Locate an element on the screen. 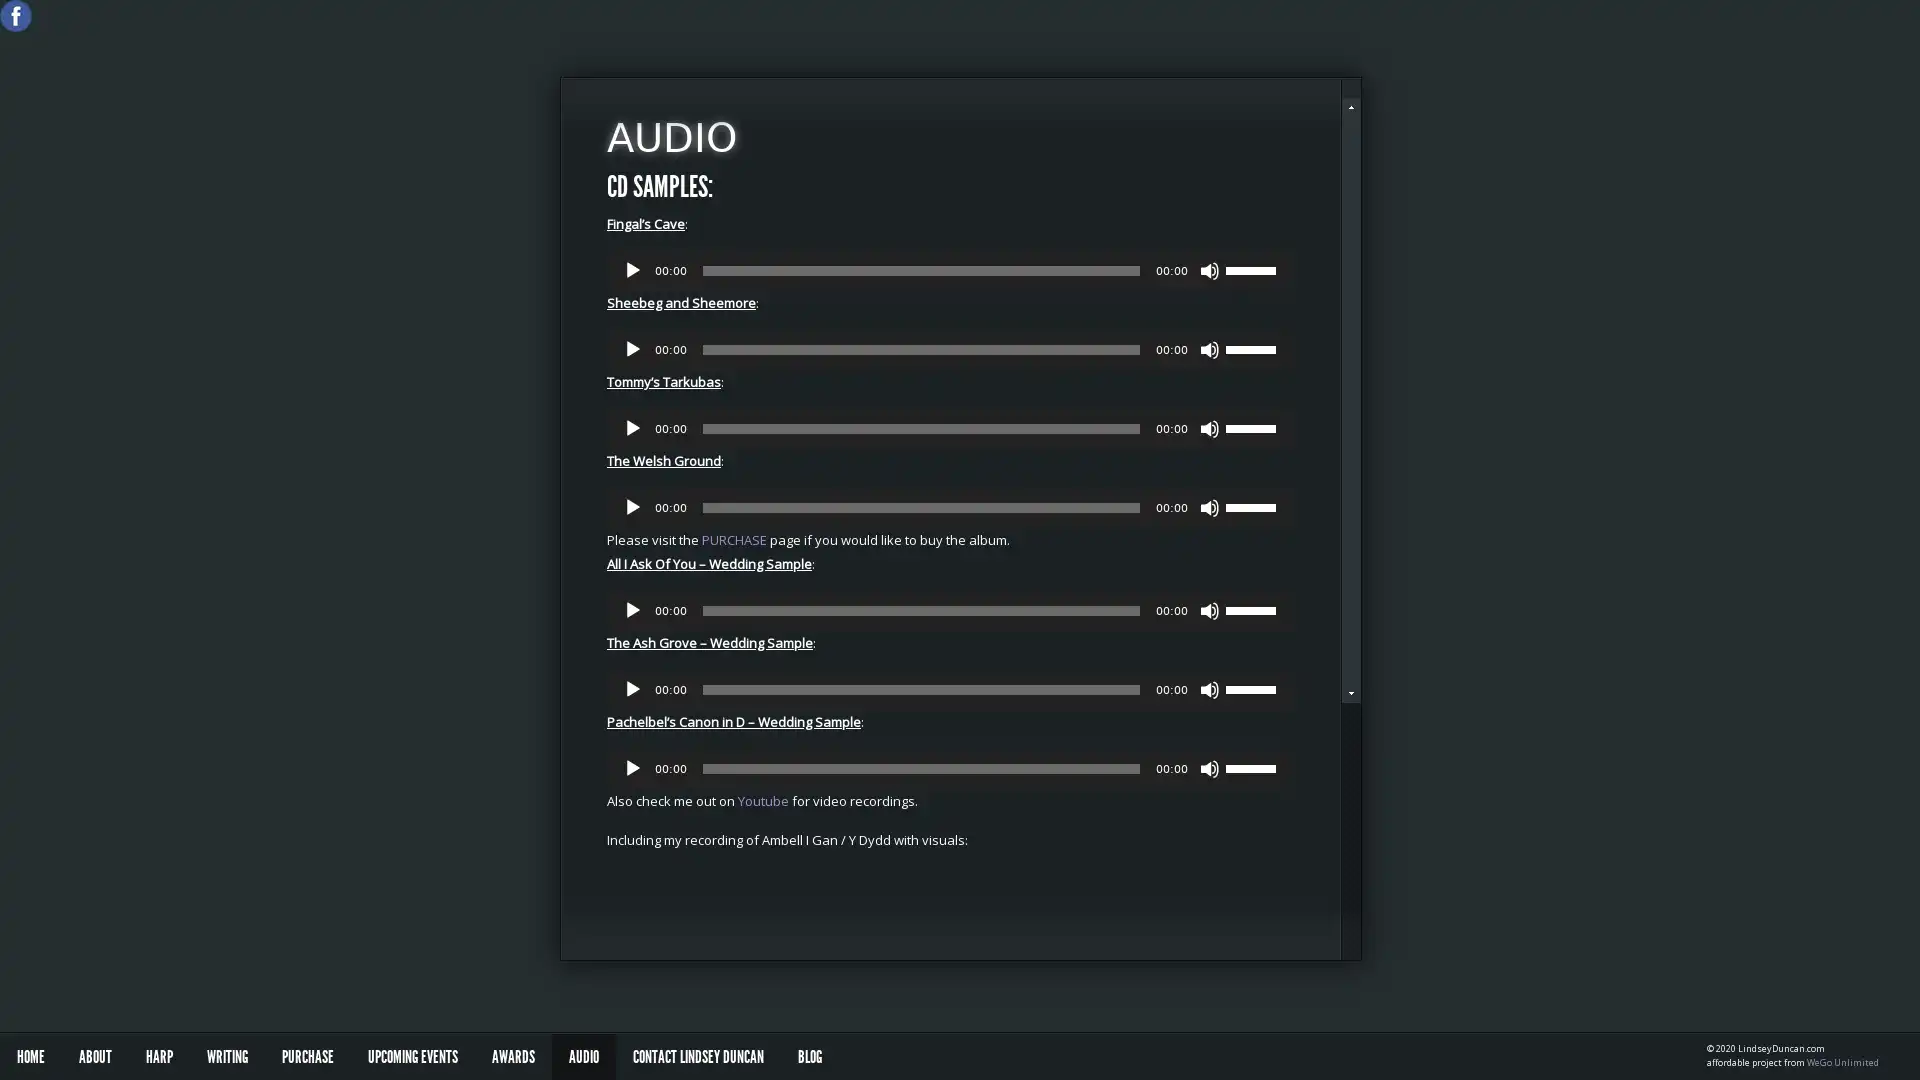  Play is located at coordinates (632, 270).